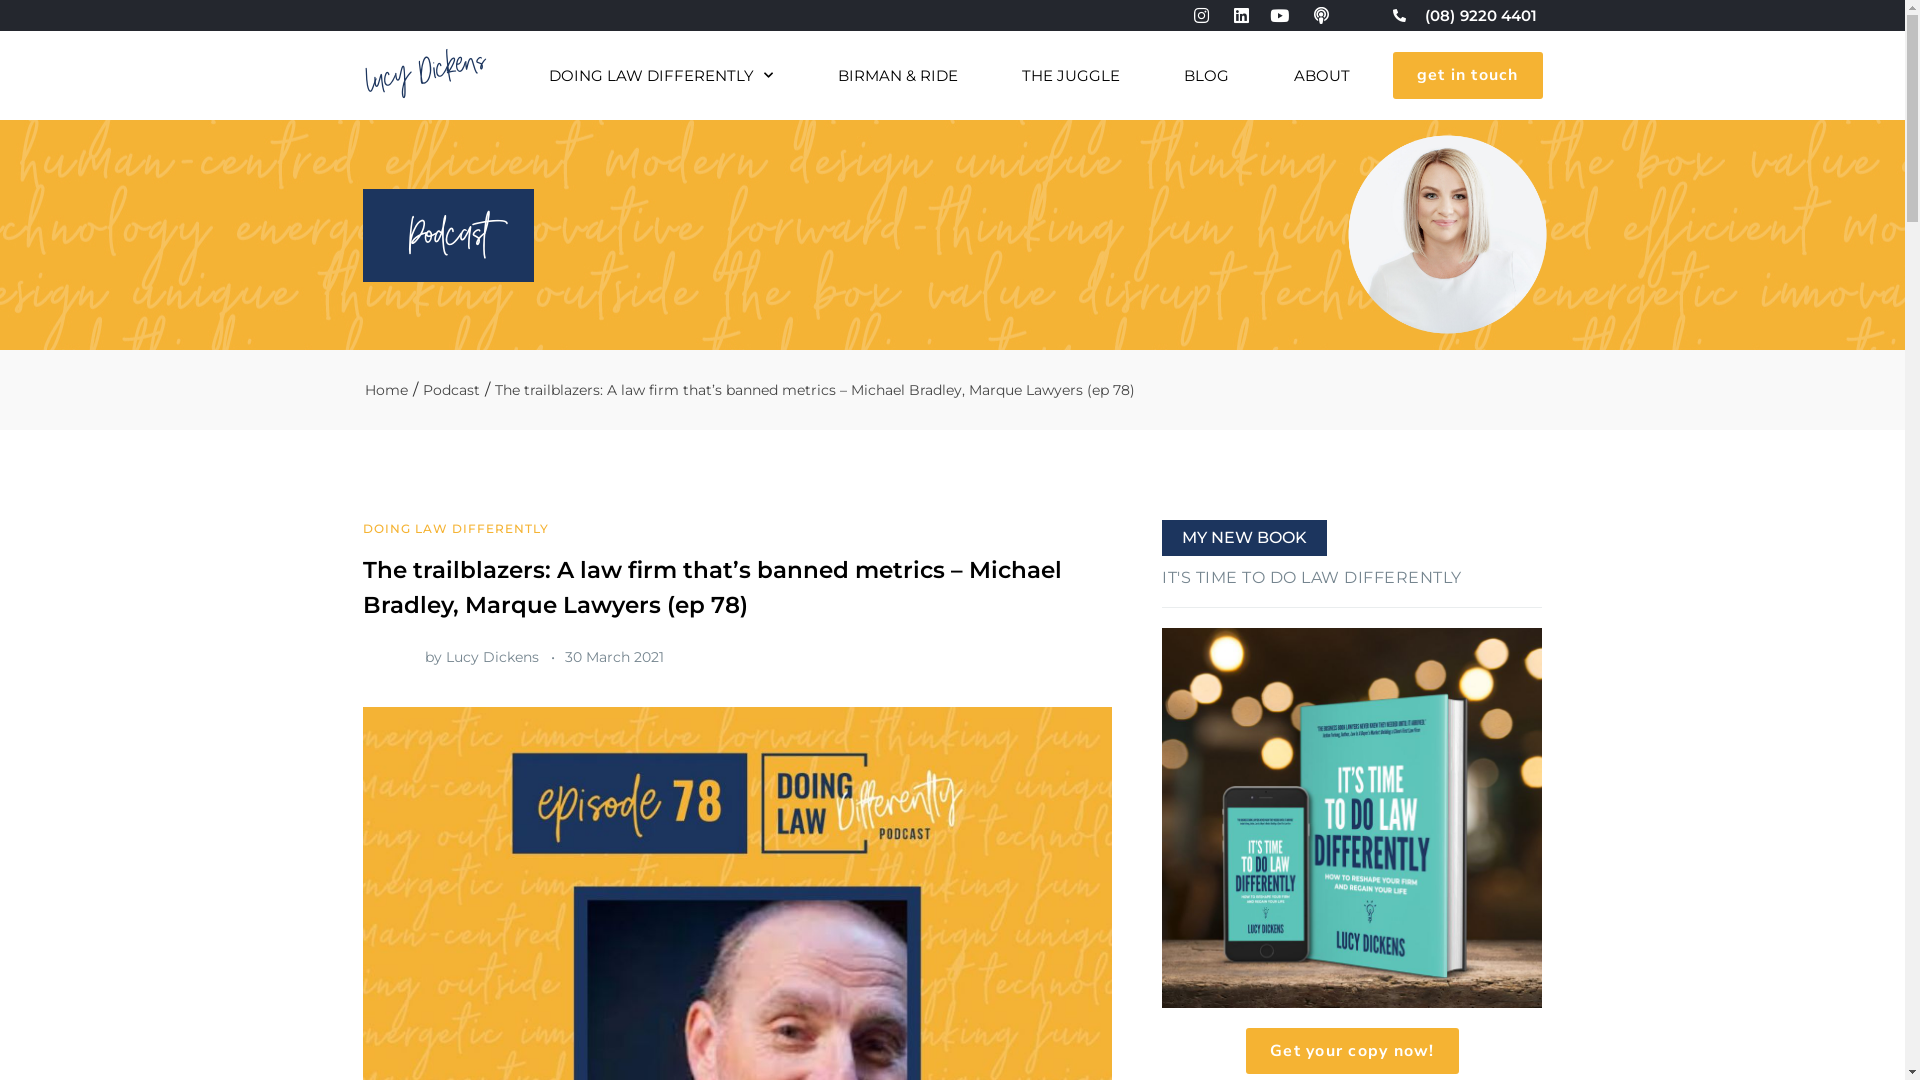  Describe the element at coordinates (1069, 74) in the screenshot. I see `'THE JUGGLE'` at that location.